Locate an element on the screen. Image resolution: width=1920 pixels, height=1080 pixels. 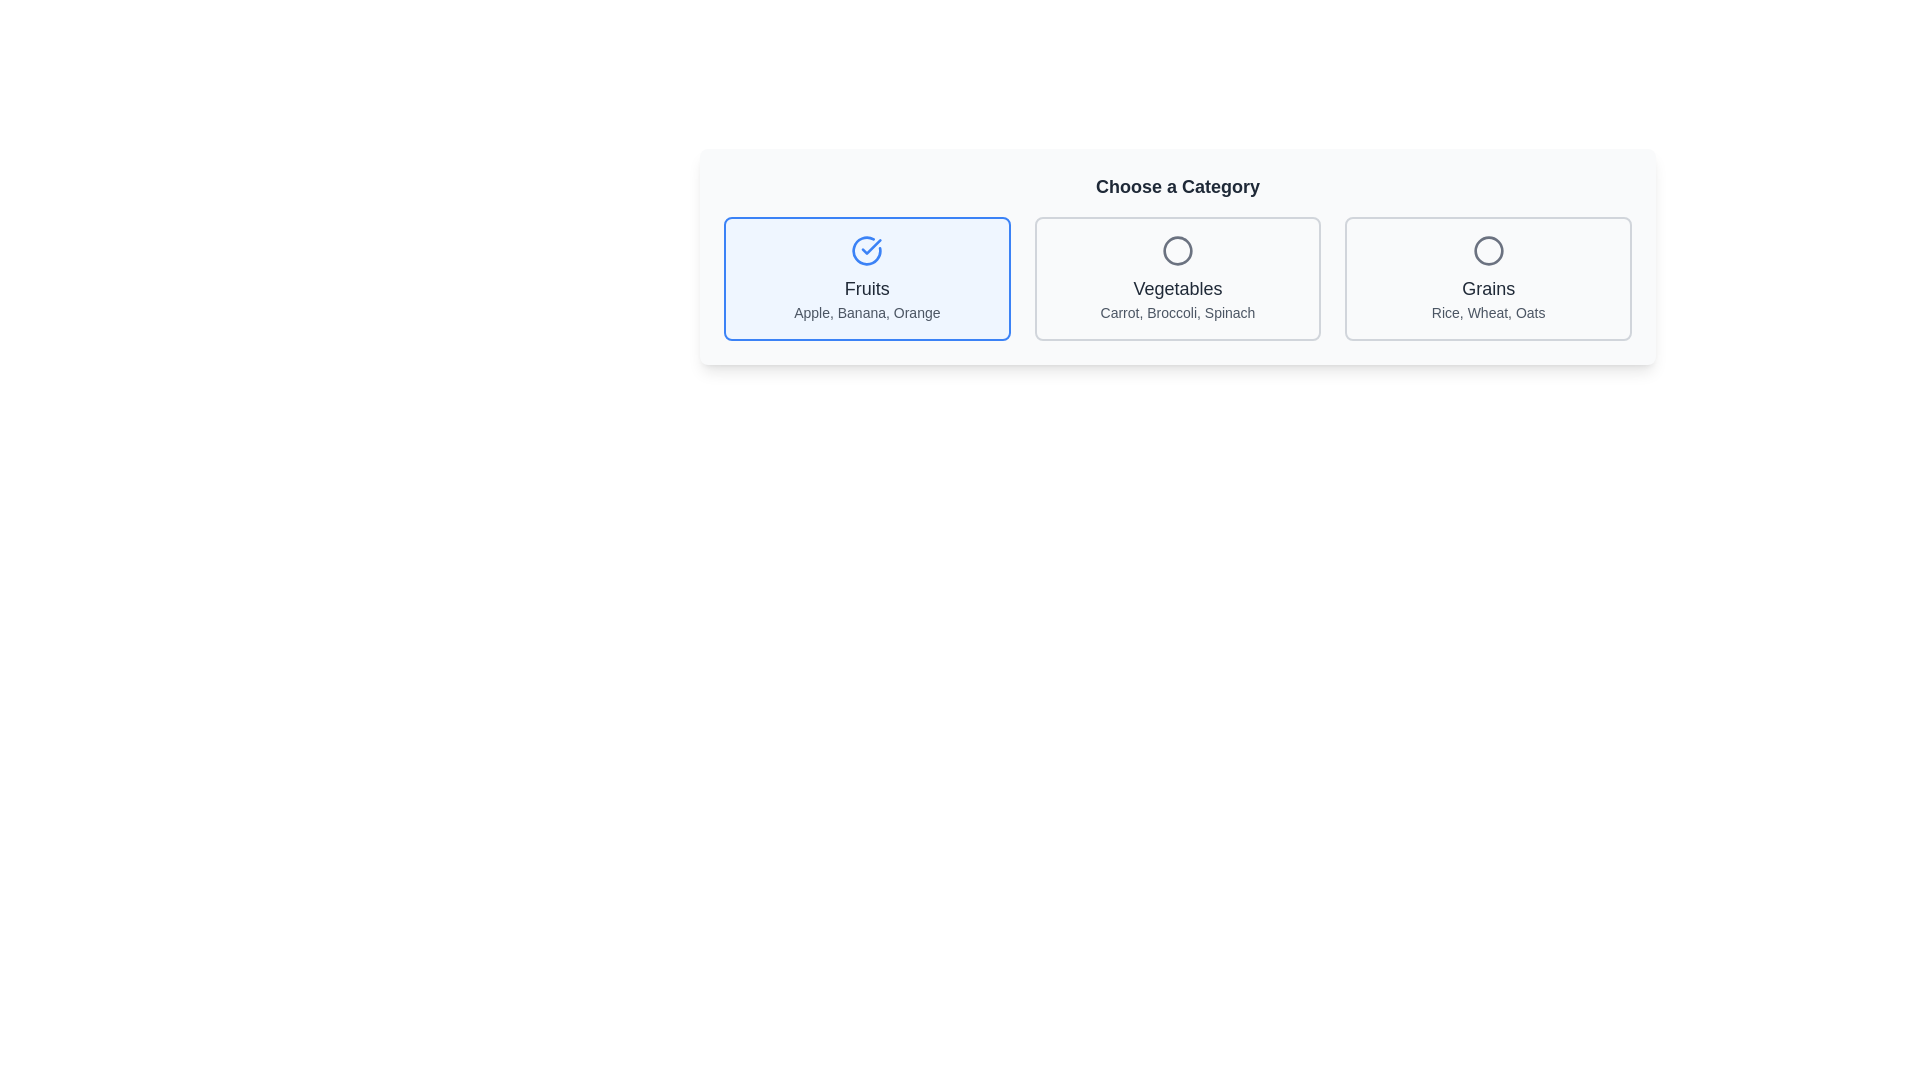
the circular gray icon with an outline design located at the top center of the 'Grains' category card is located at coordinates (1488, 249).